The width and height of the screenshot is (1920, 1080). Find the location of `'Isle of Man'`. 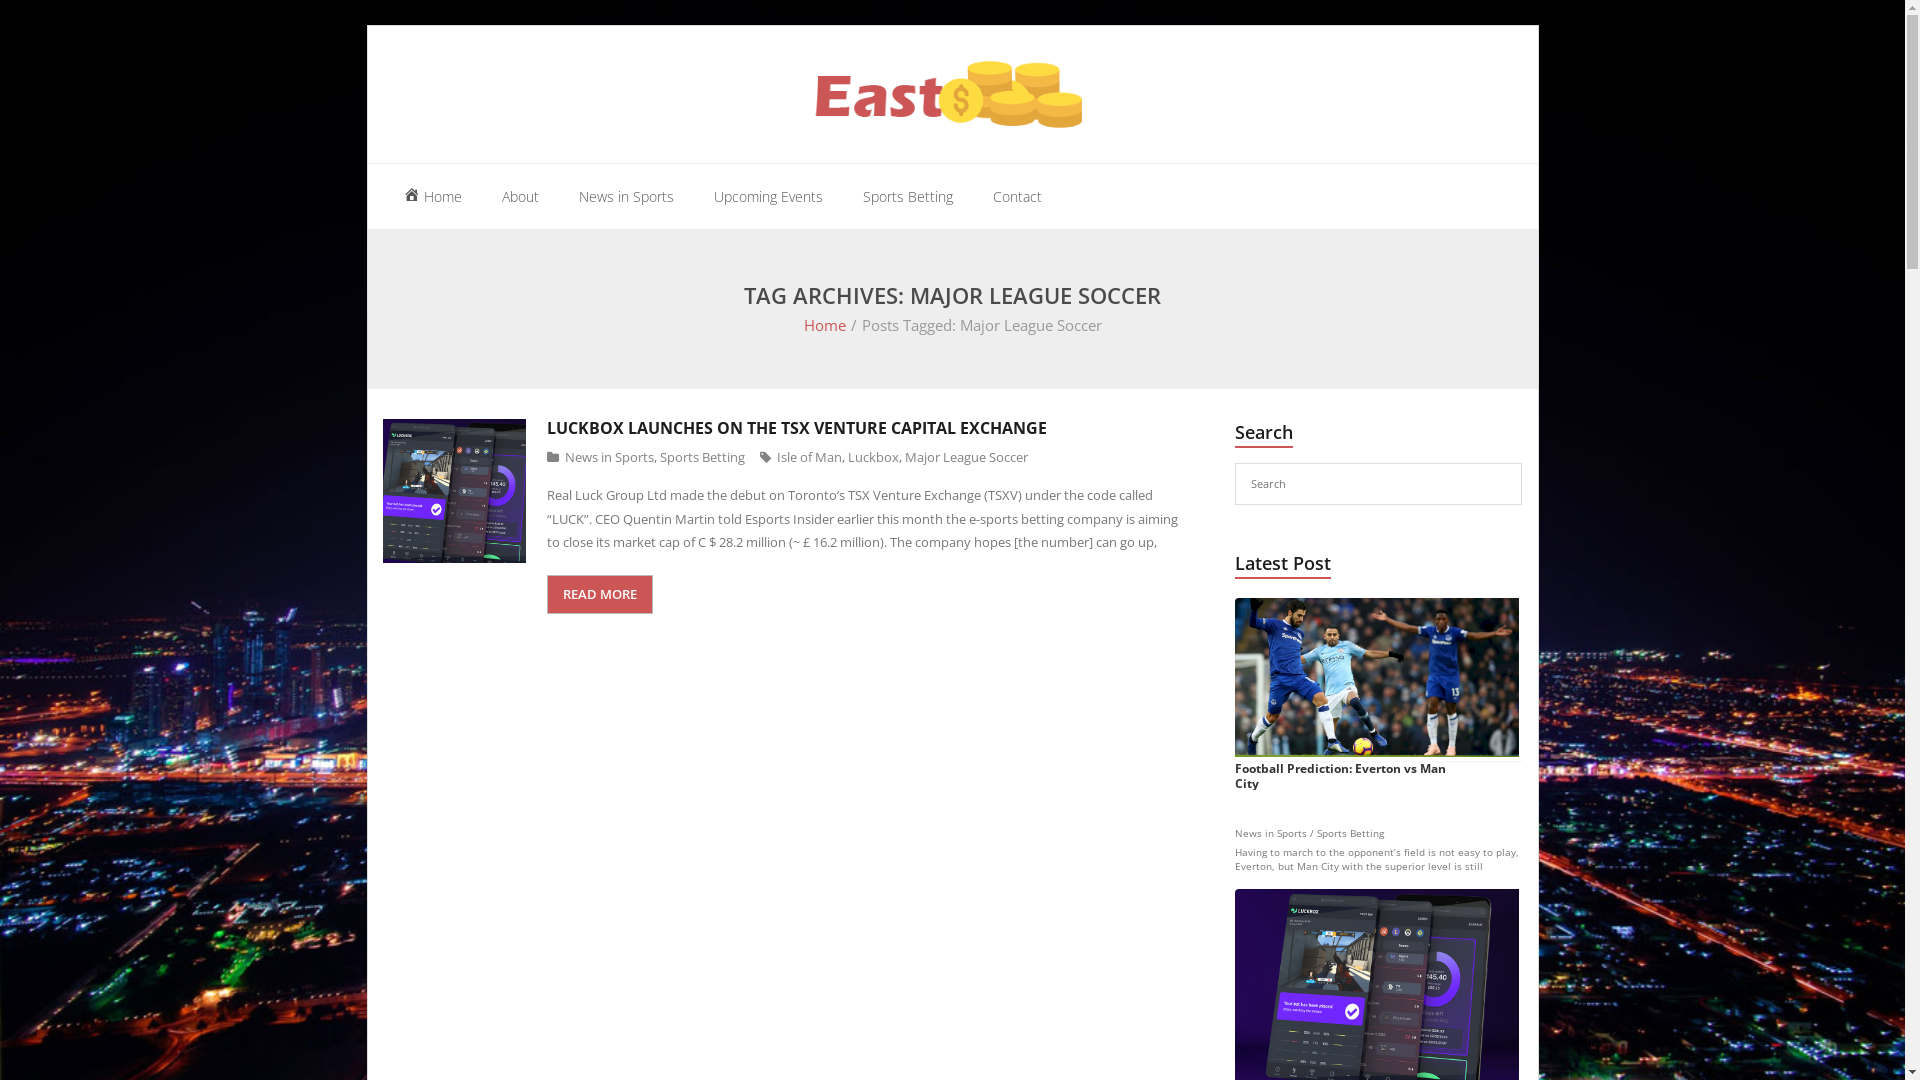

'Isle of Man' is located at coordinates (809, 456).